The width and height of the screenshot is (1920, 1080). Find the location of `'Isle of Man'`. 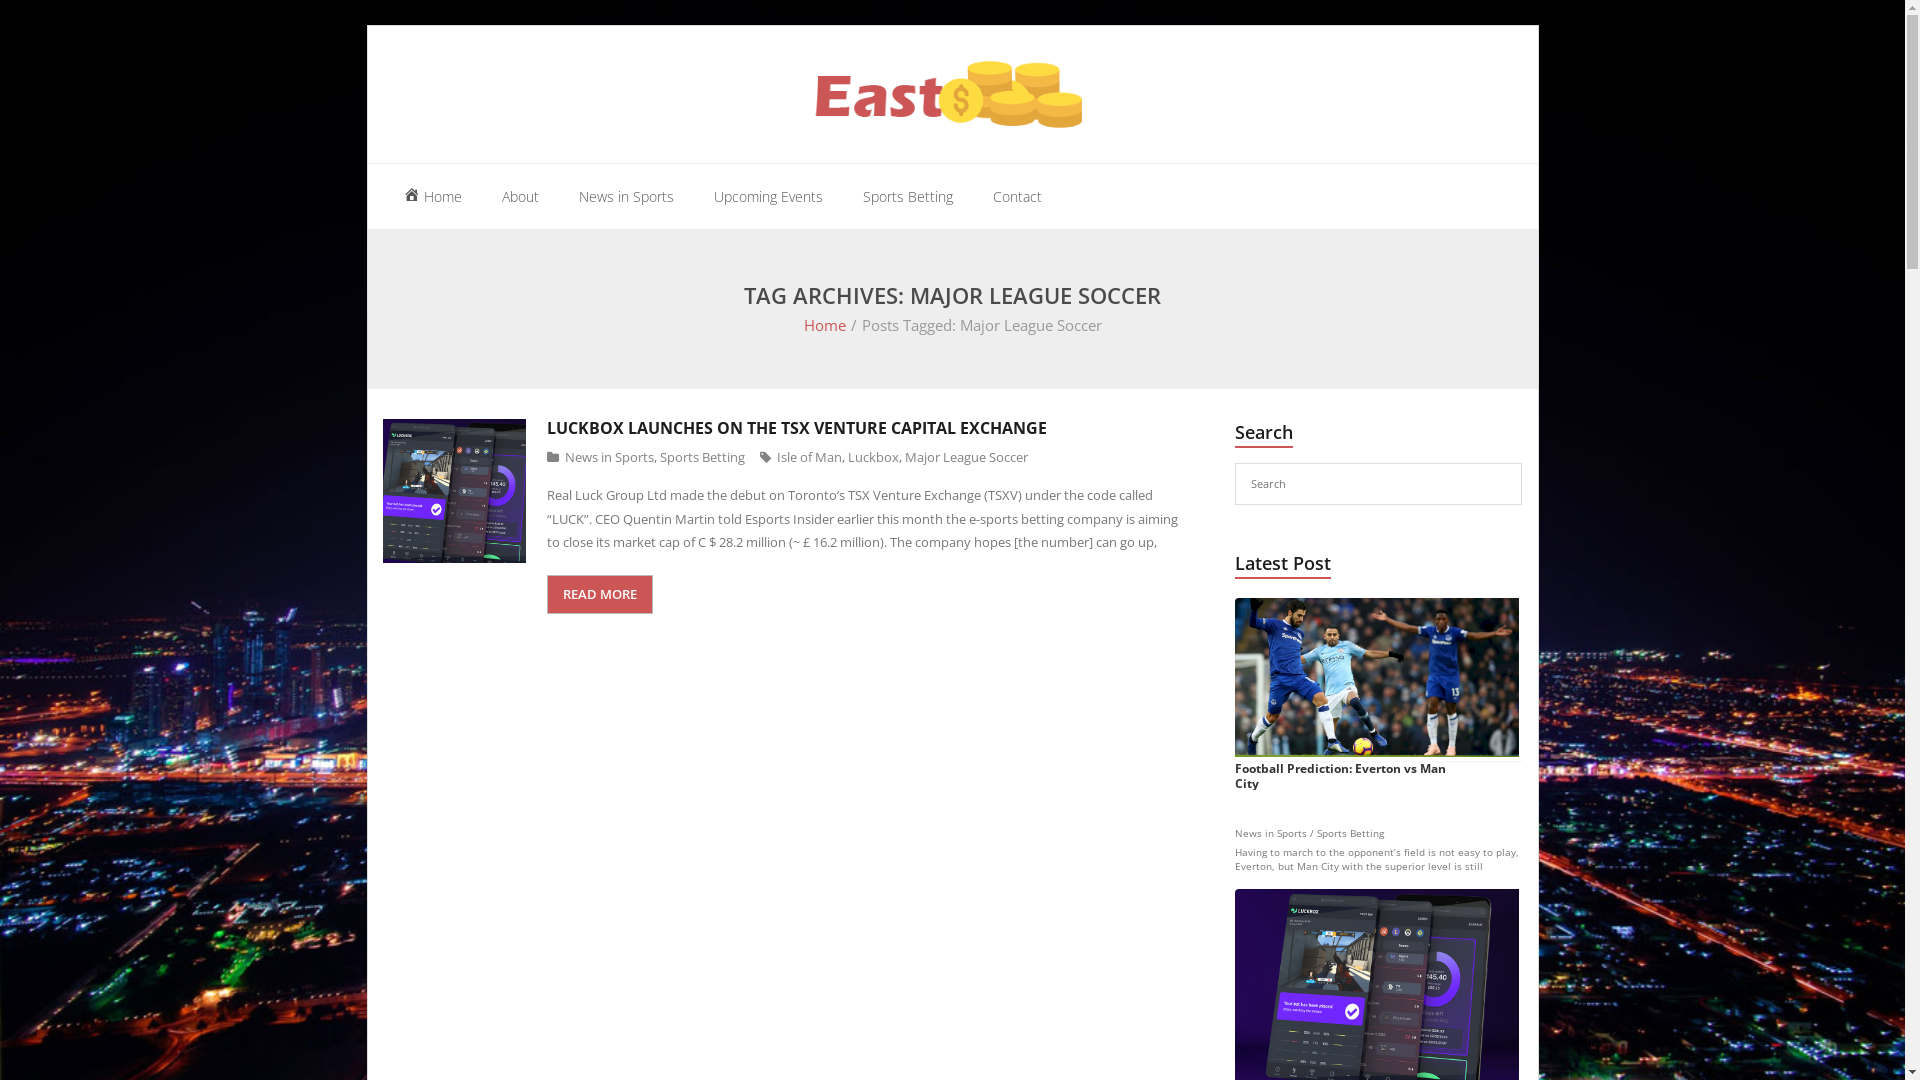

'Isle of Man' is located at coordinates (809, 456).